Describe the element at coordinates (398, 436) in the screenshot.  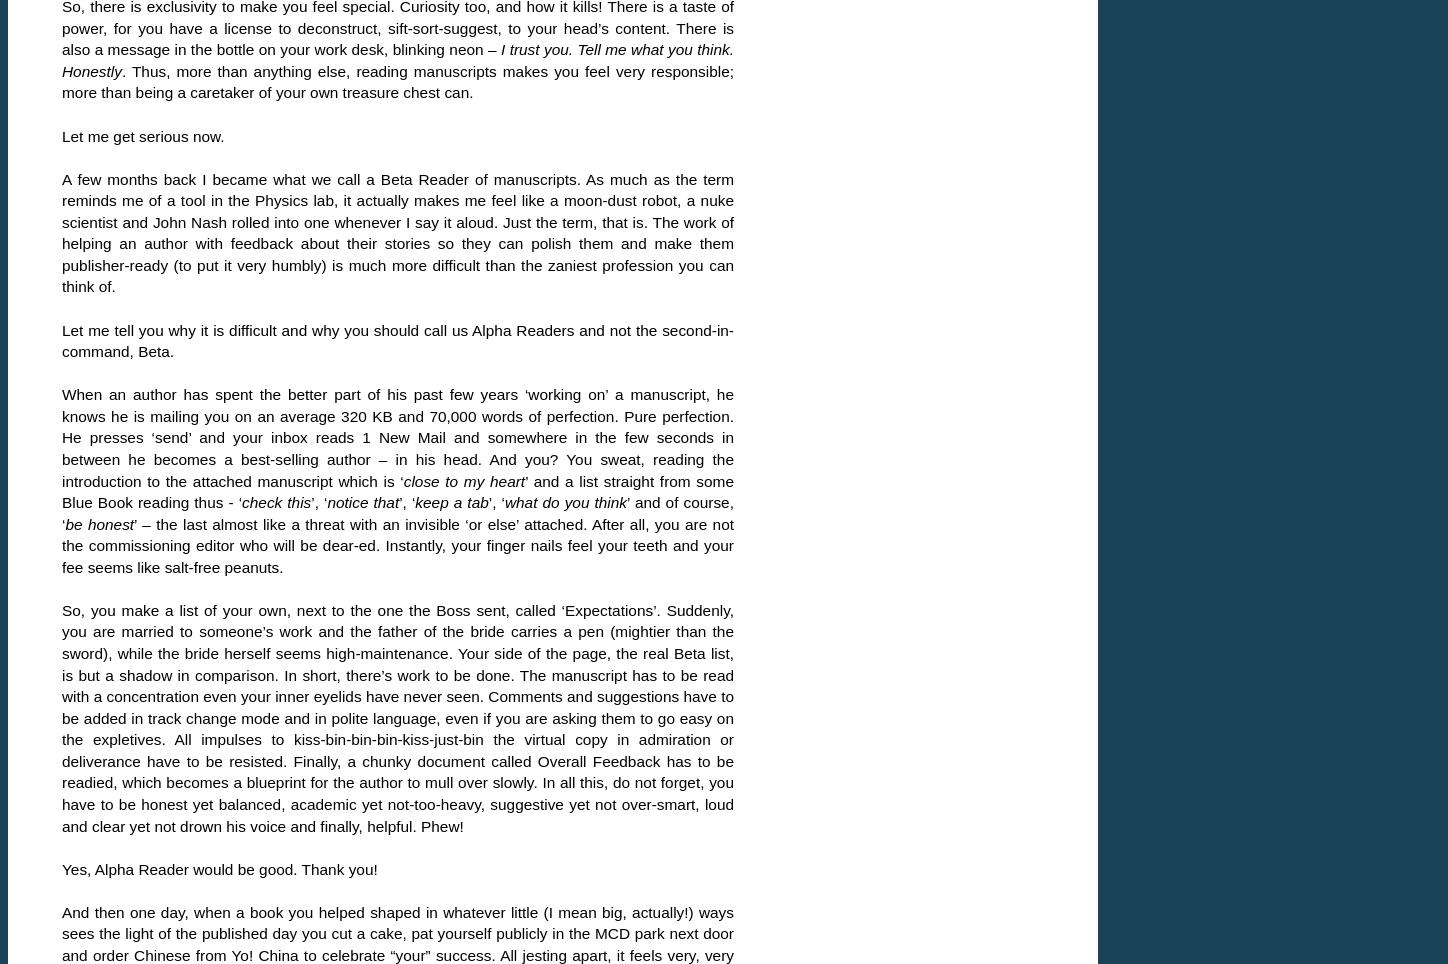
I see `'When an author has spent the better part of his past few years ‘working on’ a manuscript, he knows he is mailing you on an average 320 KB and 70,000 words of perfection. Pure perfection. He presses ‘send’ and your inbox reads 1 New Mail and somewhere in the few seconds in between he becomes a best-selling author – in his head. And you? You sweat, reading the introduction to the attached manuscript which is ‘'` at that location.